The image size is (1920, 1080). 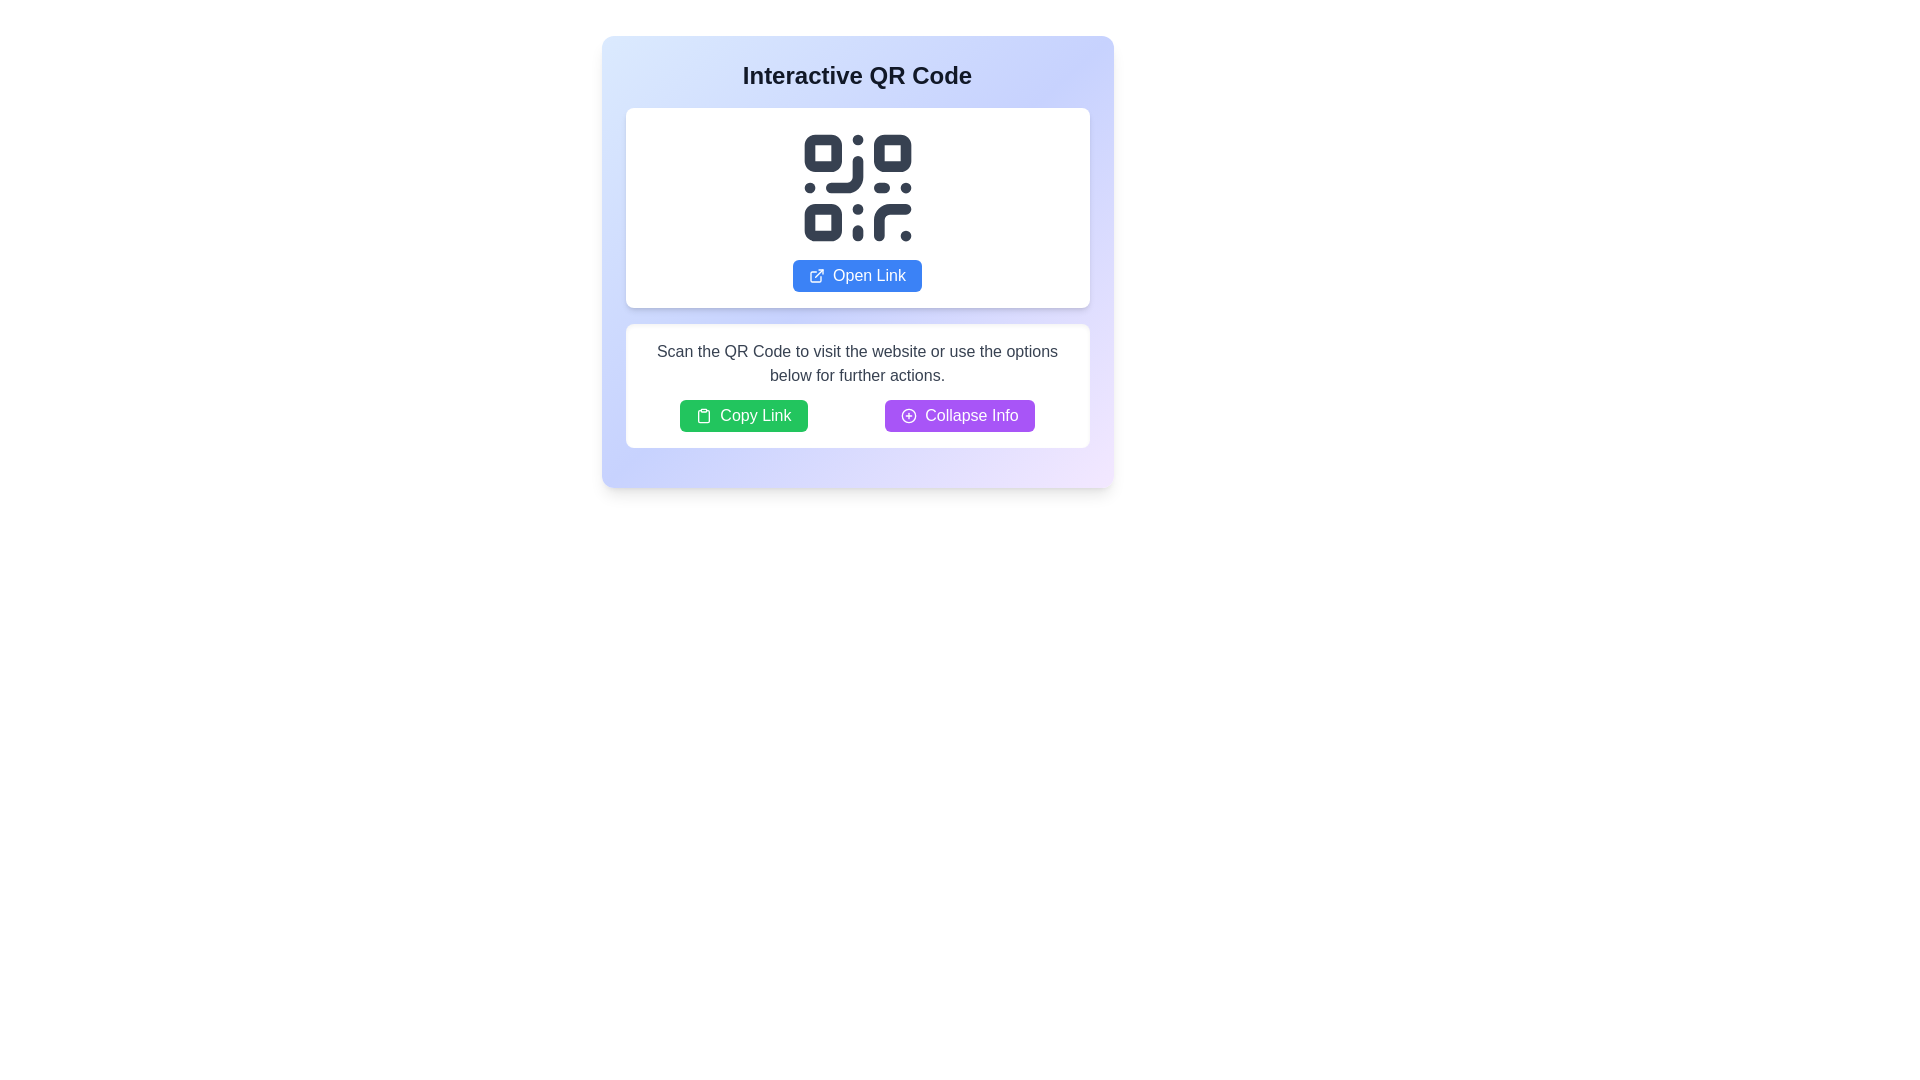 I want to click on the button that opens a link, positioned centrally below the QR code image, so click(x=857, y=276).